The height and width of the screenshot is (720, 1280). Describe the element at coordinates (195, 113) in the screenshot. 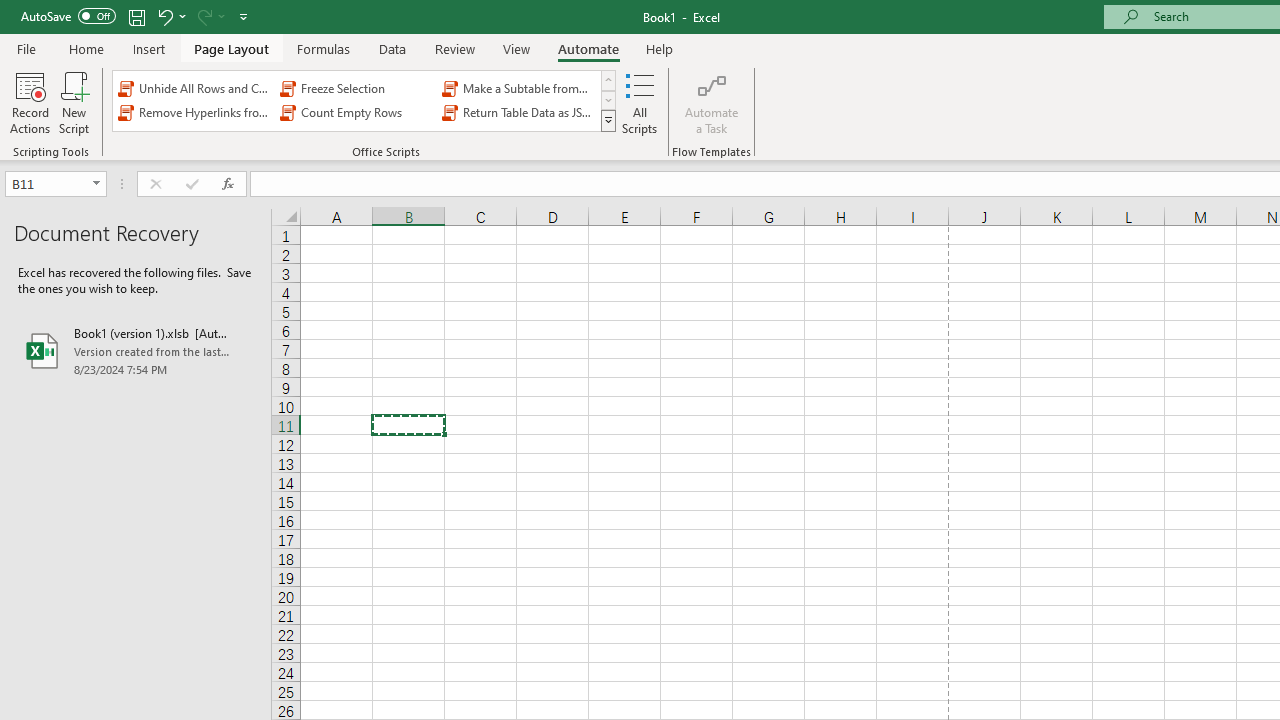

I see `'Remove Hyperlinks from Sheet'` at that location.